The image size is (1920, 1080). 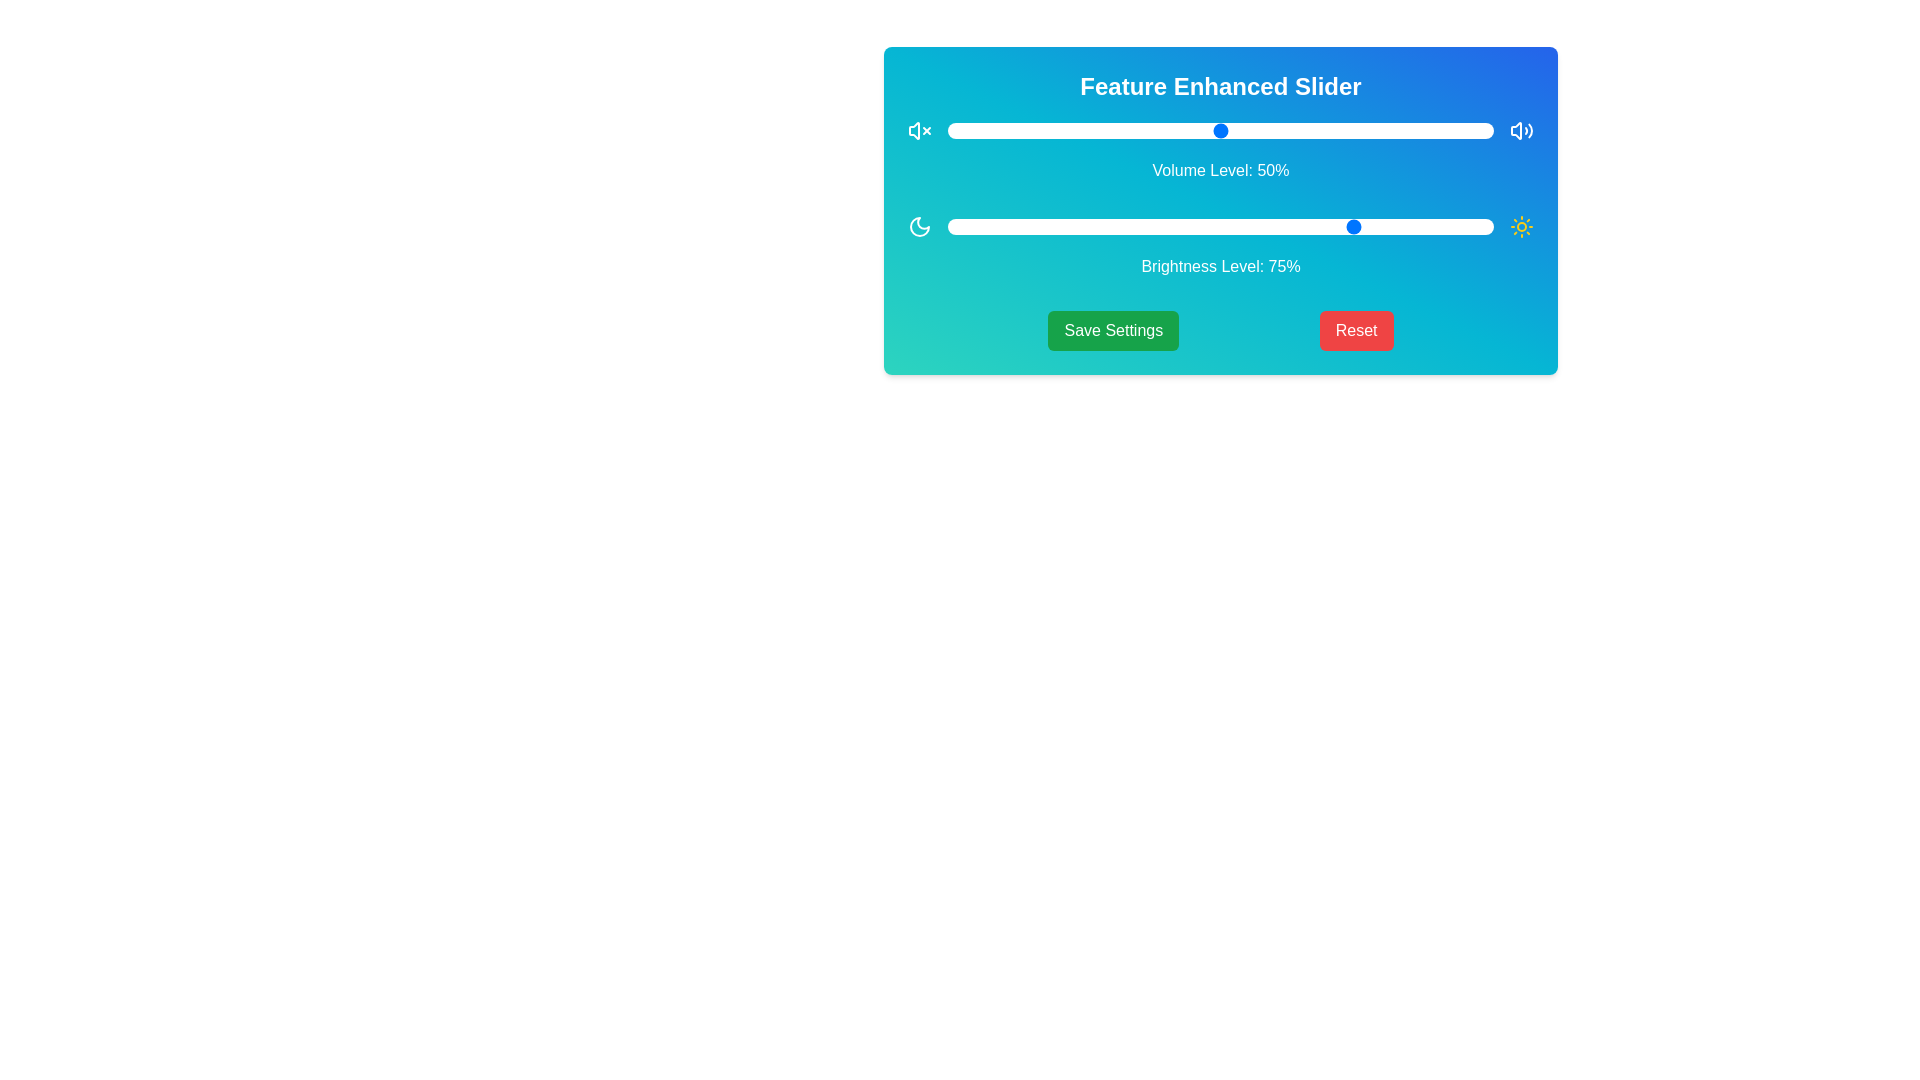 I want to click on the sound level icon located, so click(x=1520, y=131).